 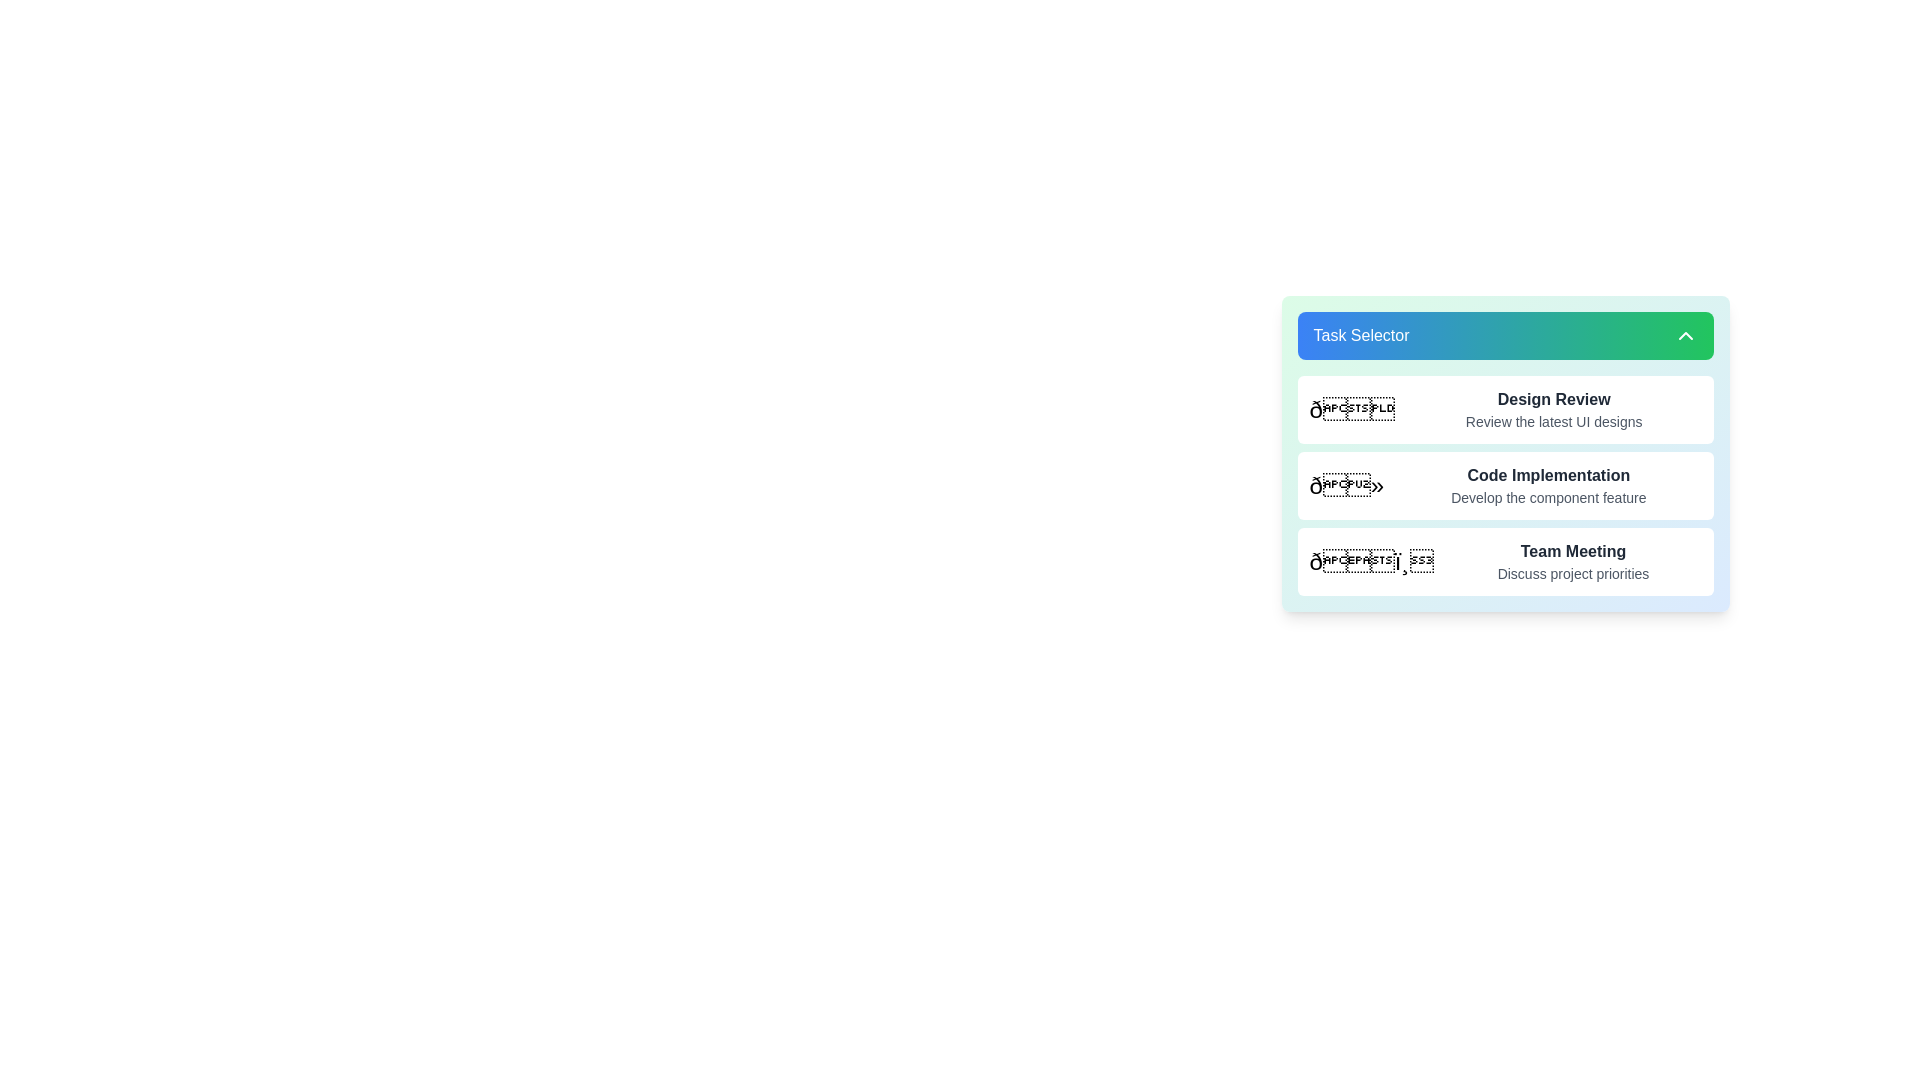 I want to click on the third task card titled 'Meeting Item' in the 'Task Selector', so click(x=1572, y=562).